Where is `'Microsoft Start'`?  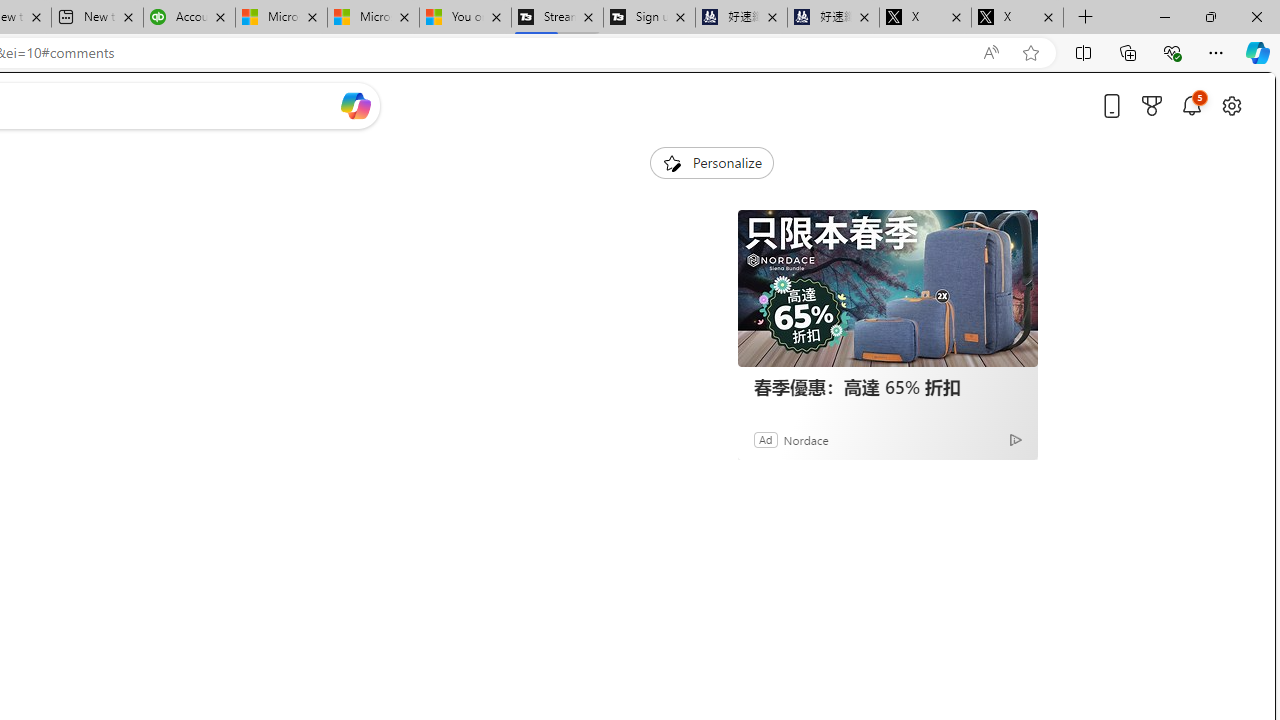
'Microsoft Start' is located at coordinates (373, 17).